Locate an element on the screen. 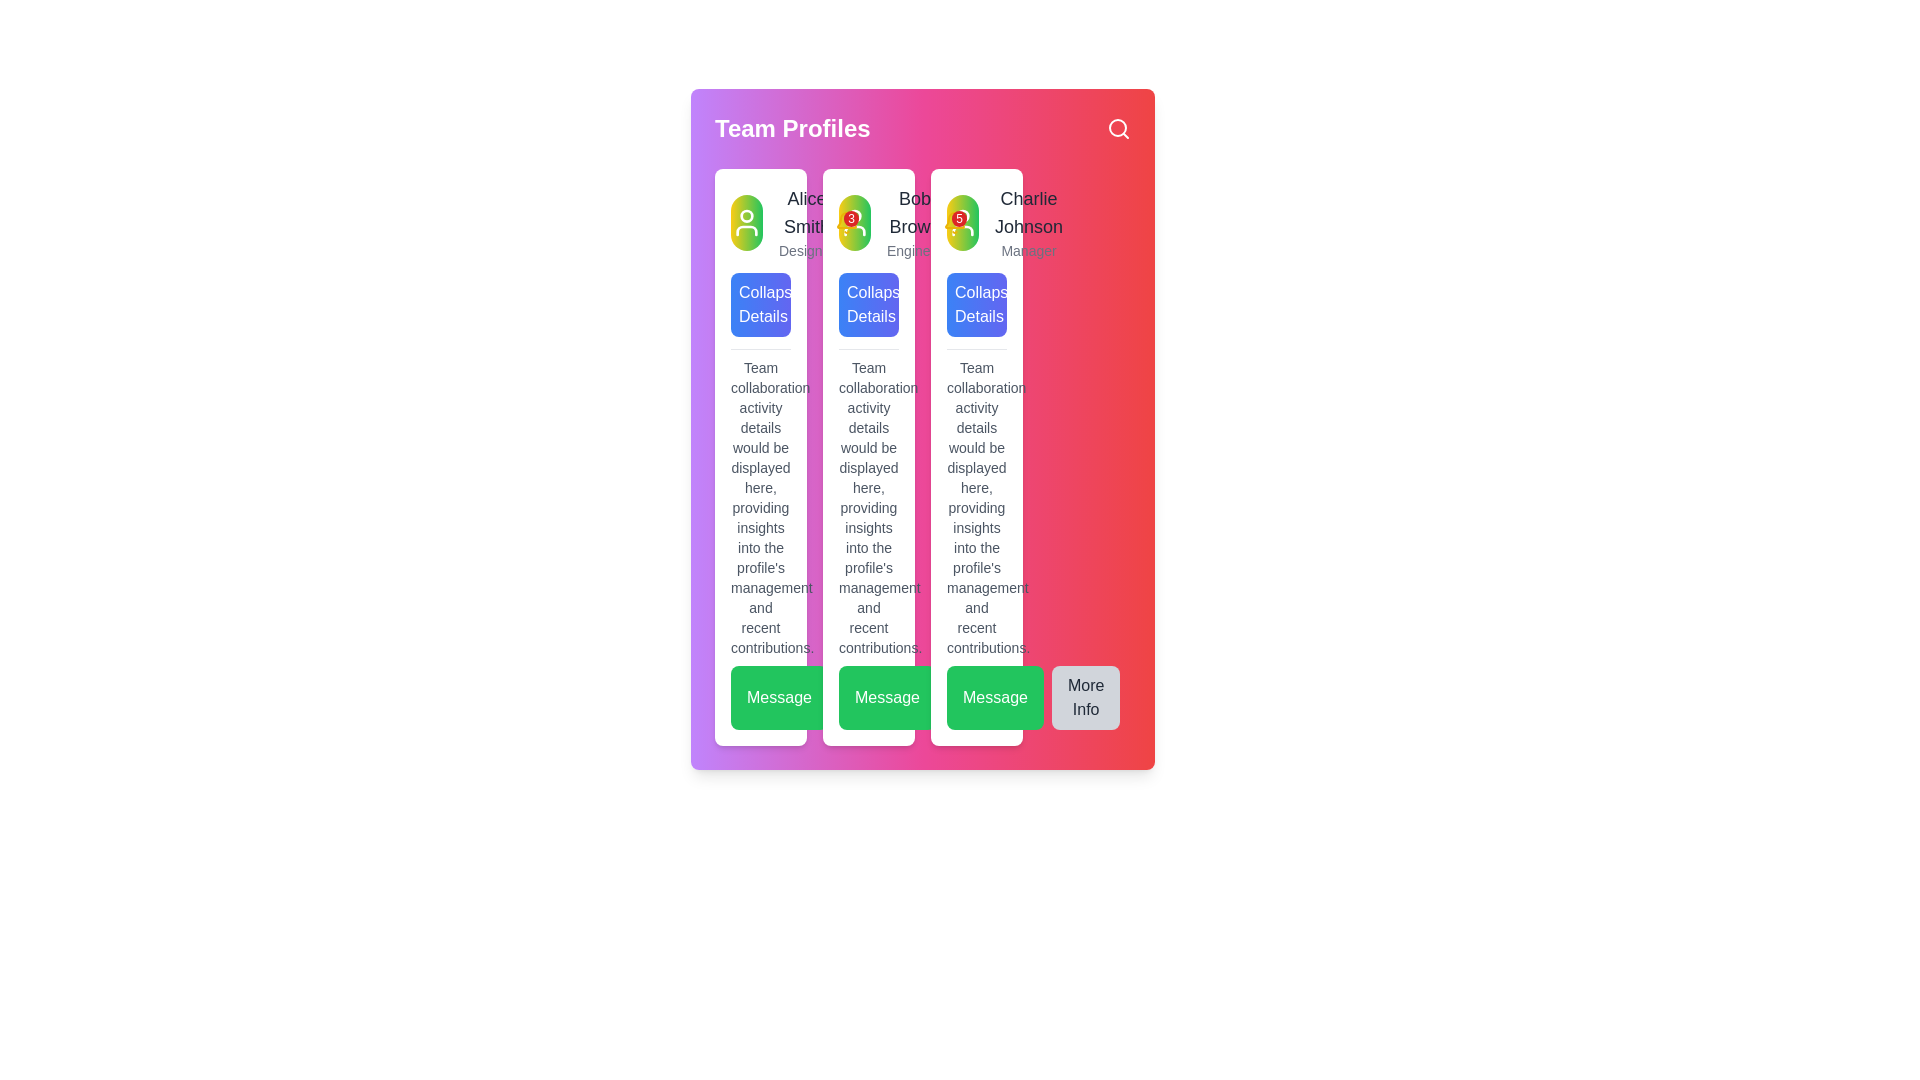 This screenshot has width=1920, height=1080. text displayed for the profile name 'Alice Smith' and their role 'Designer' in the 'Team Profiles' section, located in the first column under the profile picture icon is located at coordinates (806, 223).